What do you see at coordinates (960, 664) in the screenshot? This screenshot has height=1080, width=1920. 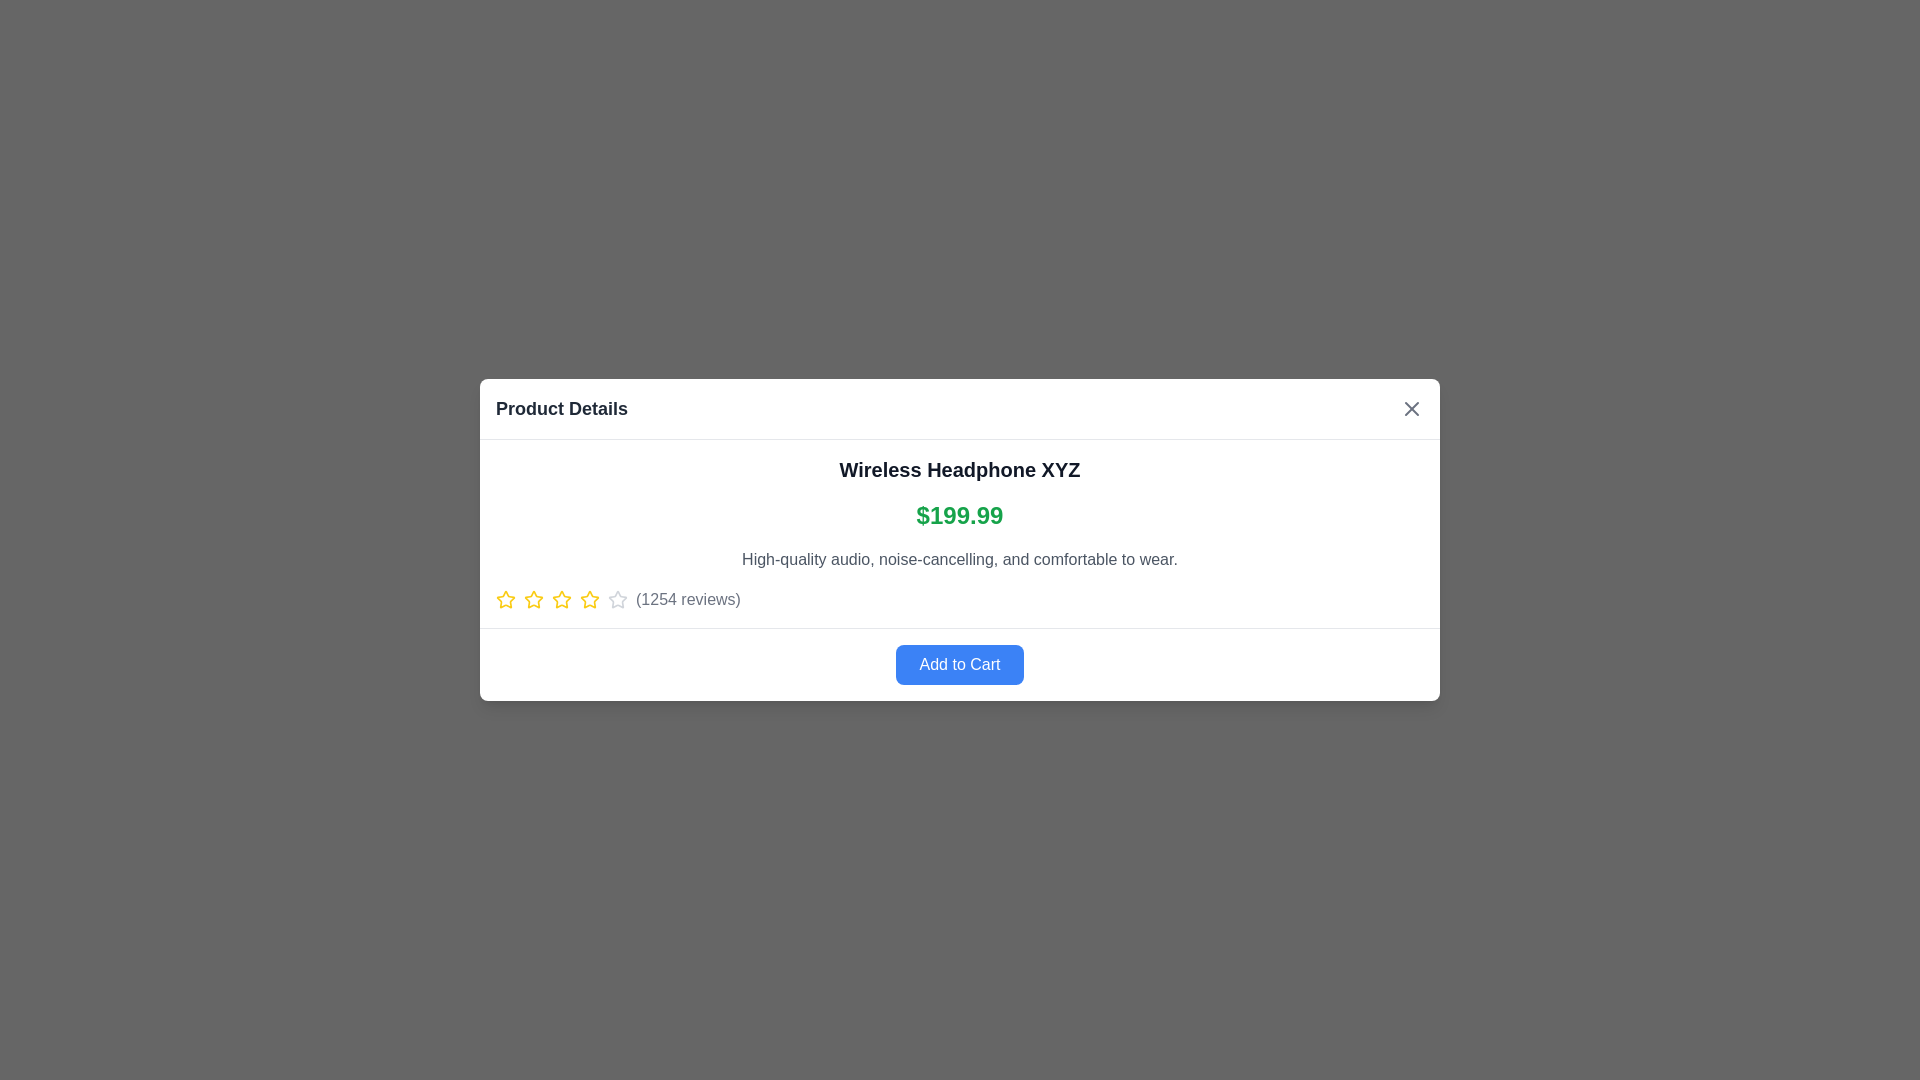 I see `the 'Add to Cart' button, which is a rectangular button with rounded corners, vibrant blue background, and white text, located at the bottom center of the modal for the product 'Wireless Headphone XYZ'` at bounding box center [960, 664].